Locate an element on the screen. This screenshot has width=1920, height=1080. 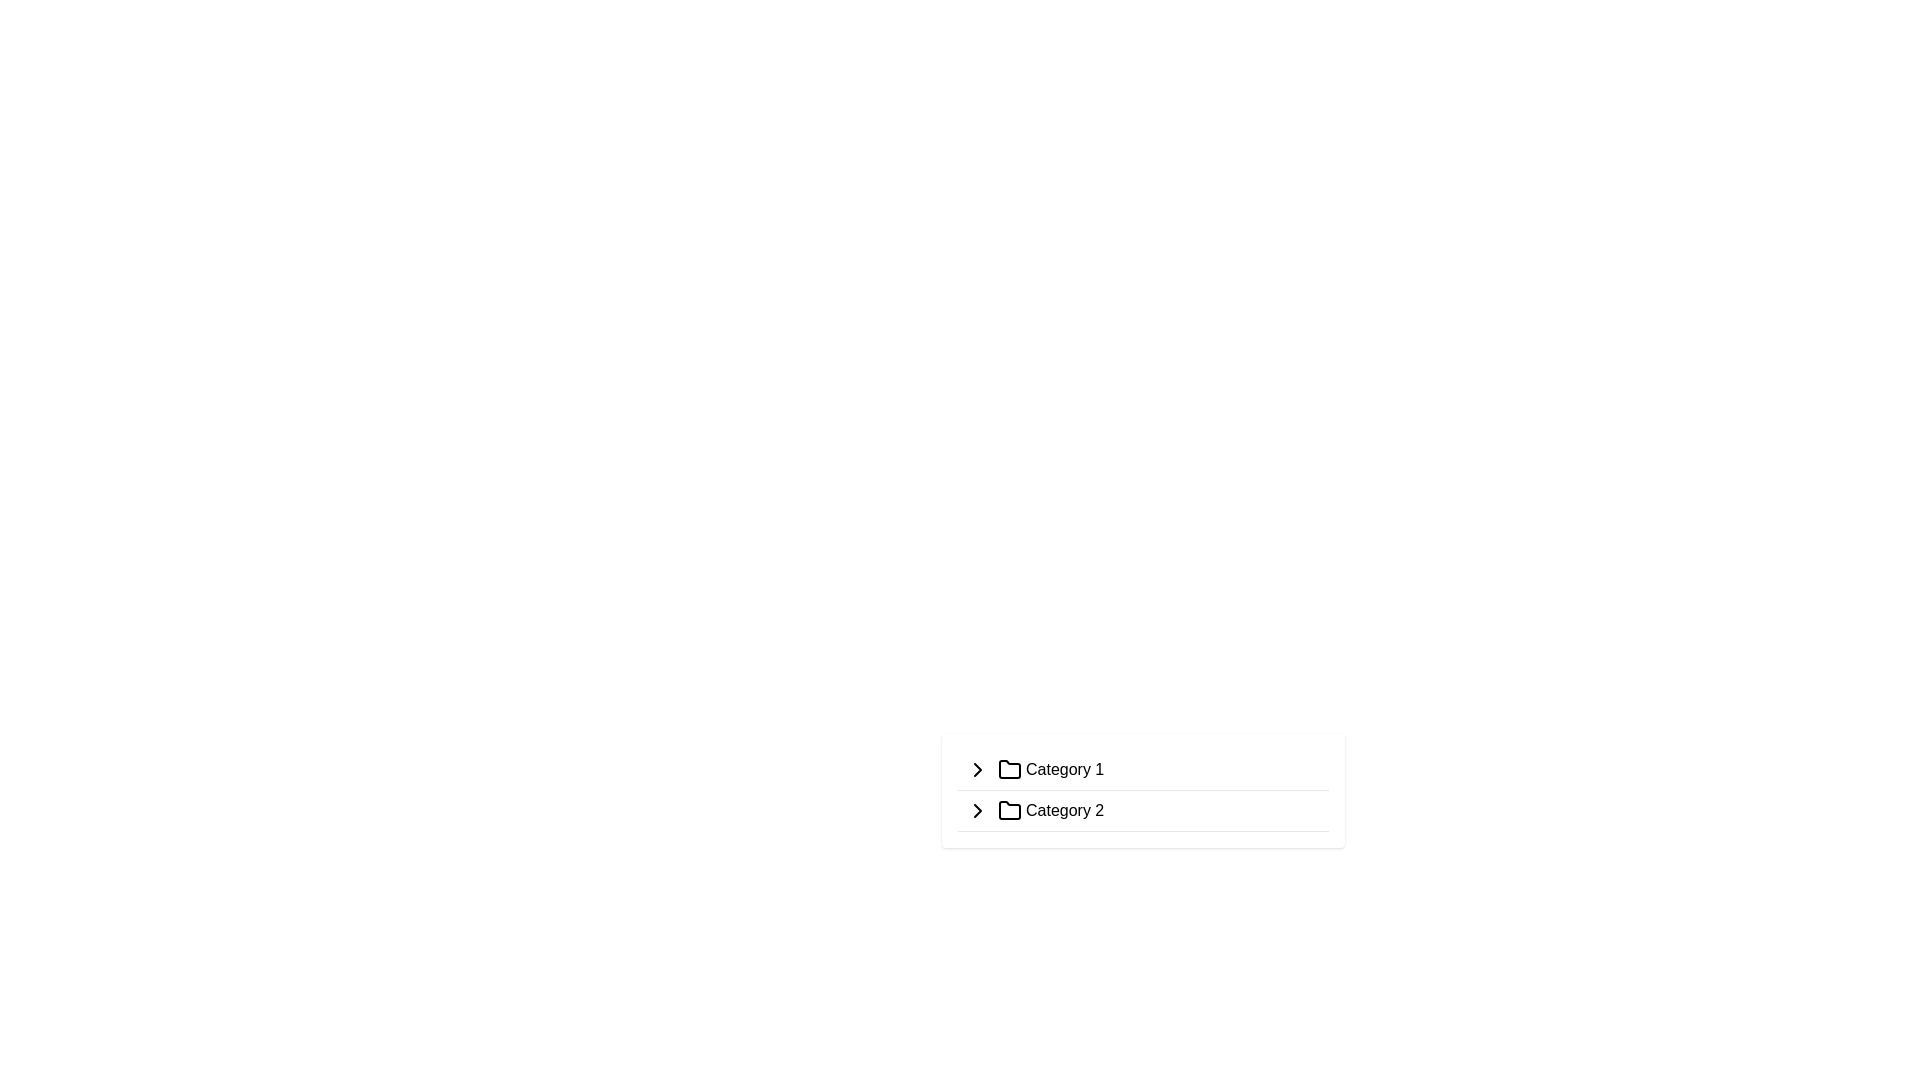
the first collapsible menu item in the vertical menu list is located at coordinates (1143, 769).